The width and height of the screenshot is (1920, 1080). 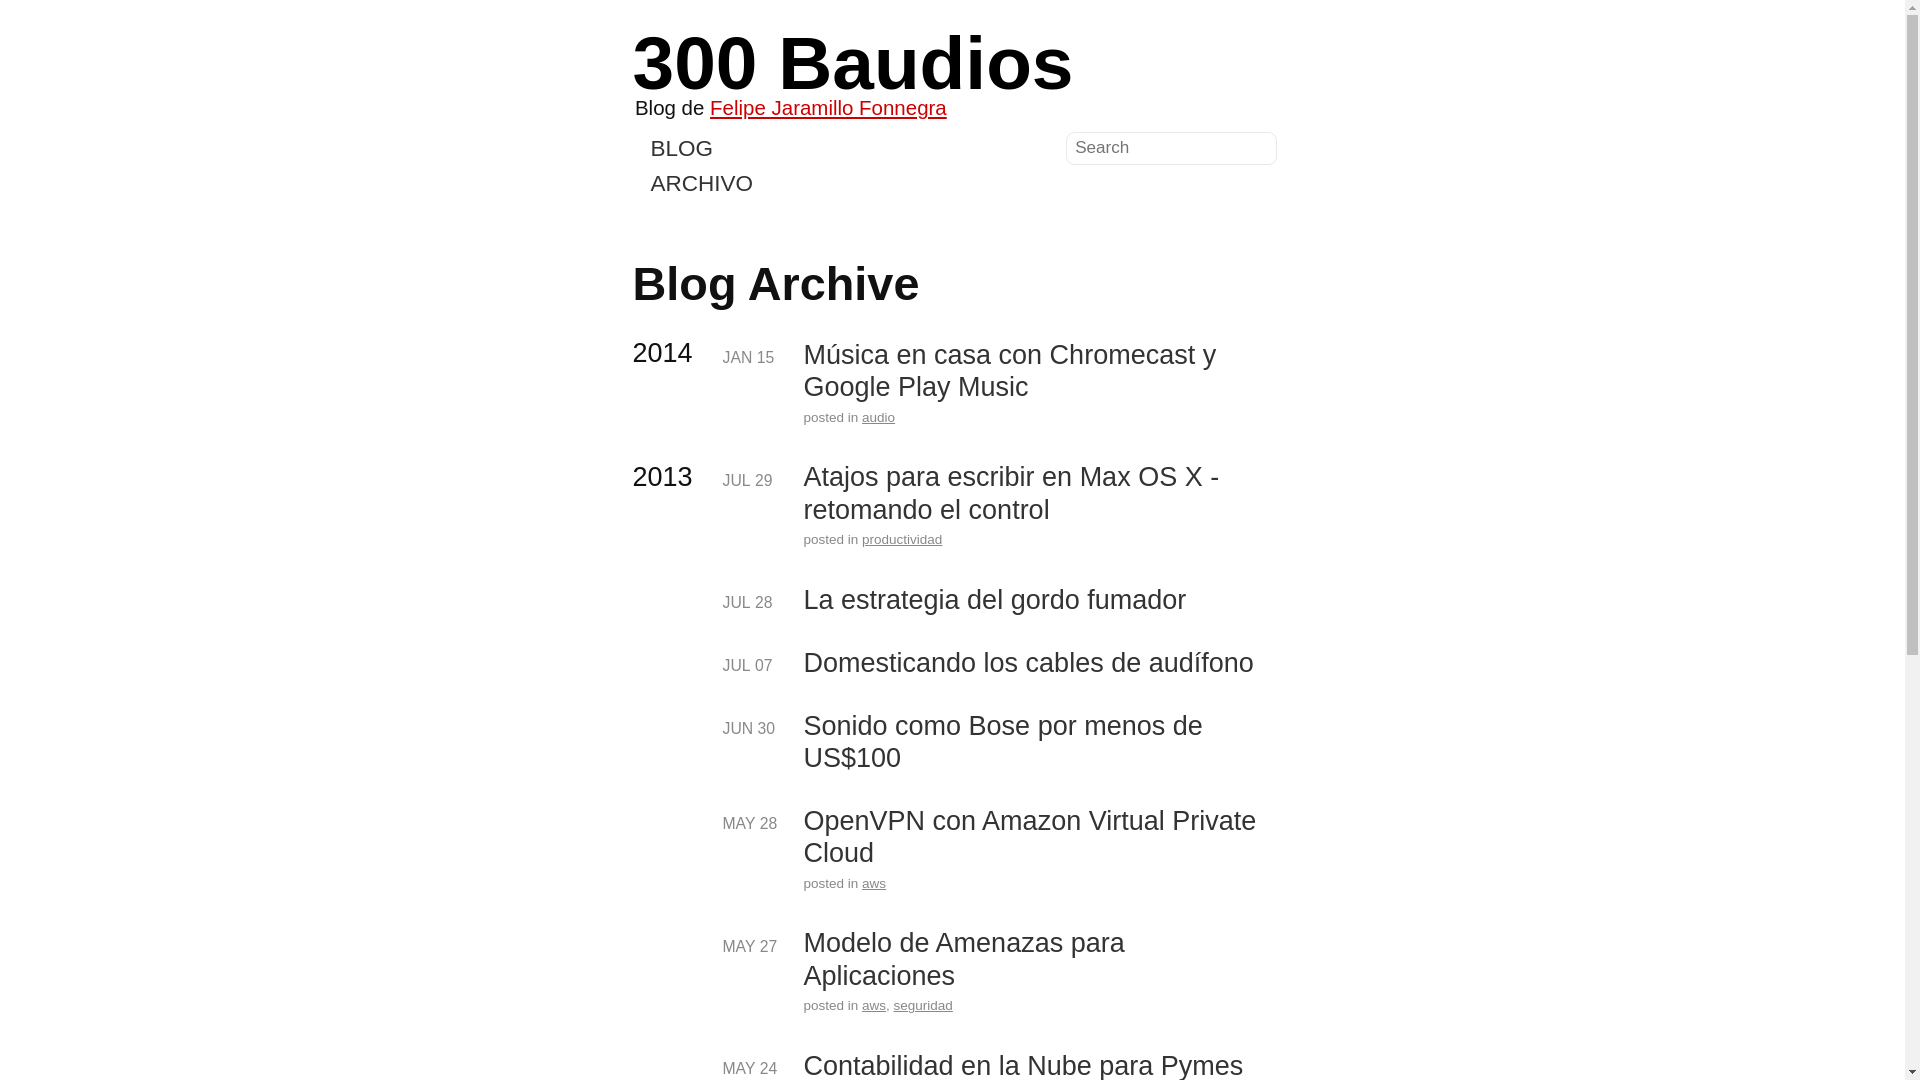 What do you see at coordinates (681, 148) in the screenshot?
I see `'BLOG'` at bounding box center [681, 148].